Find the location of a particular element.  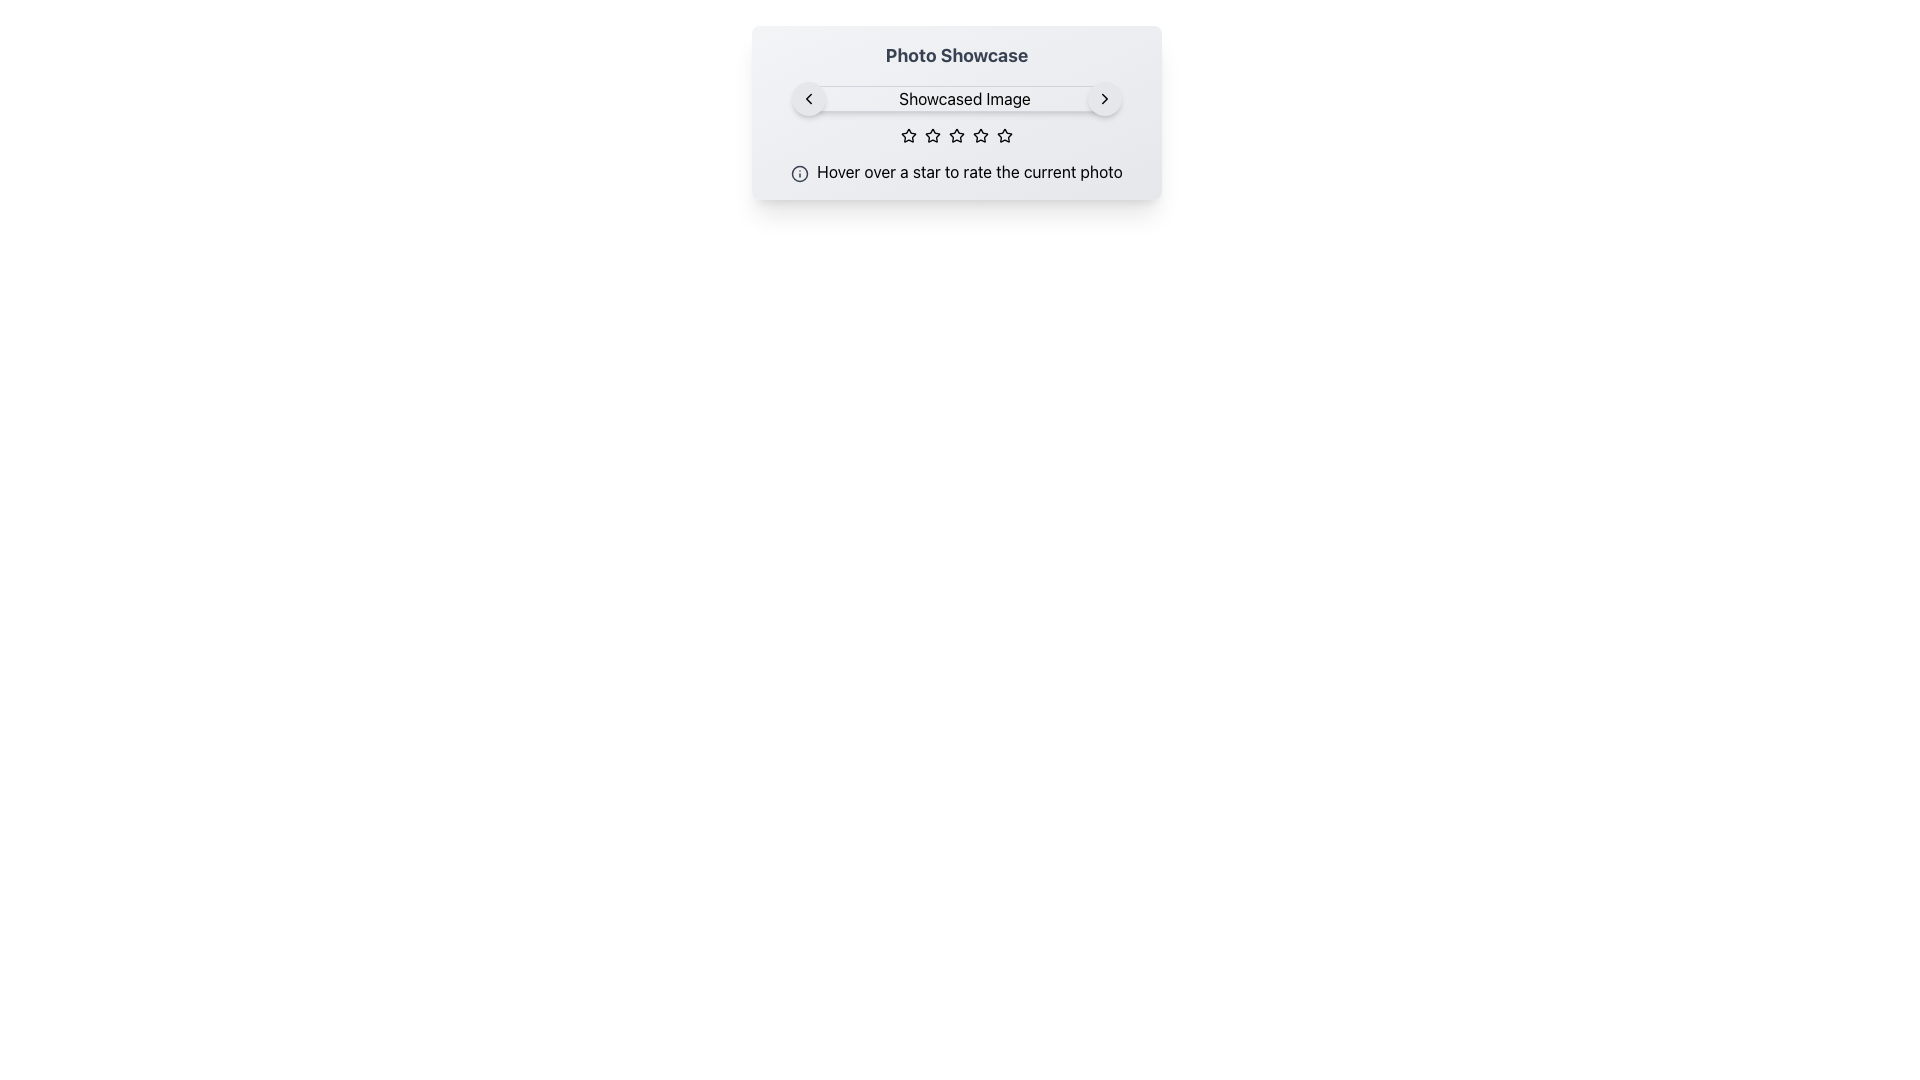

the fourth star-shaped rating icon in a row of five stars is located at coordinates (980, 135).